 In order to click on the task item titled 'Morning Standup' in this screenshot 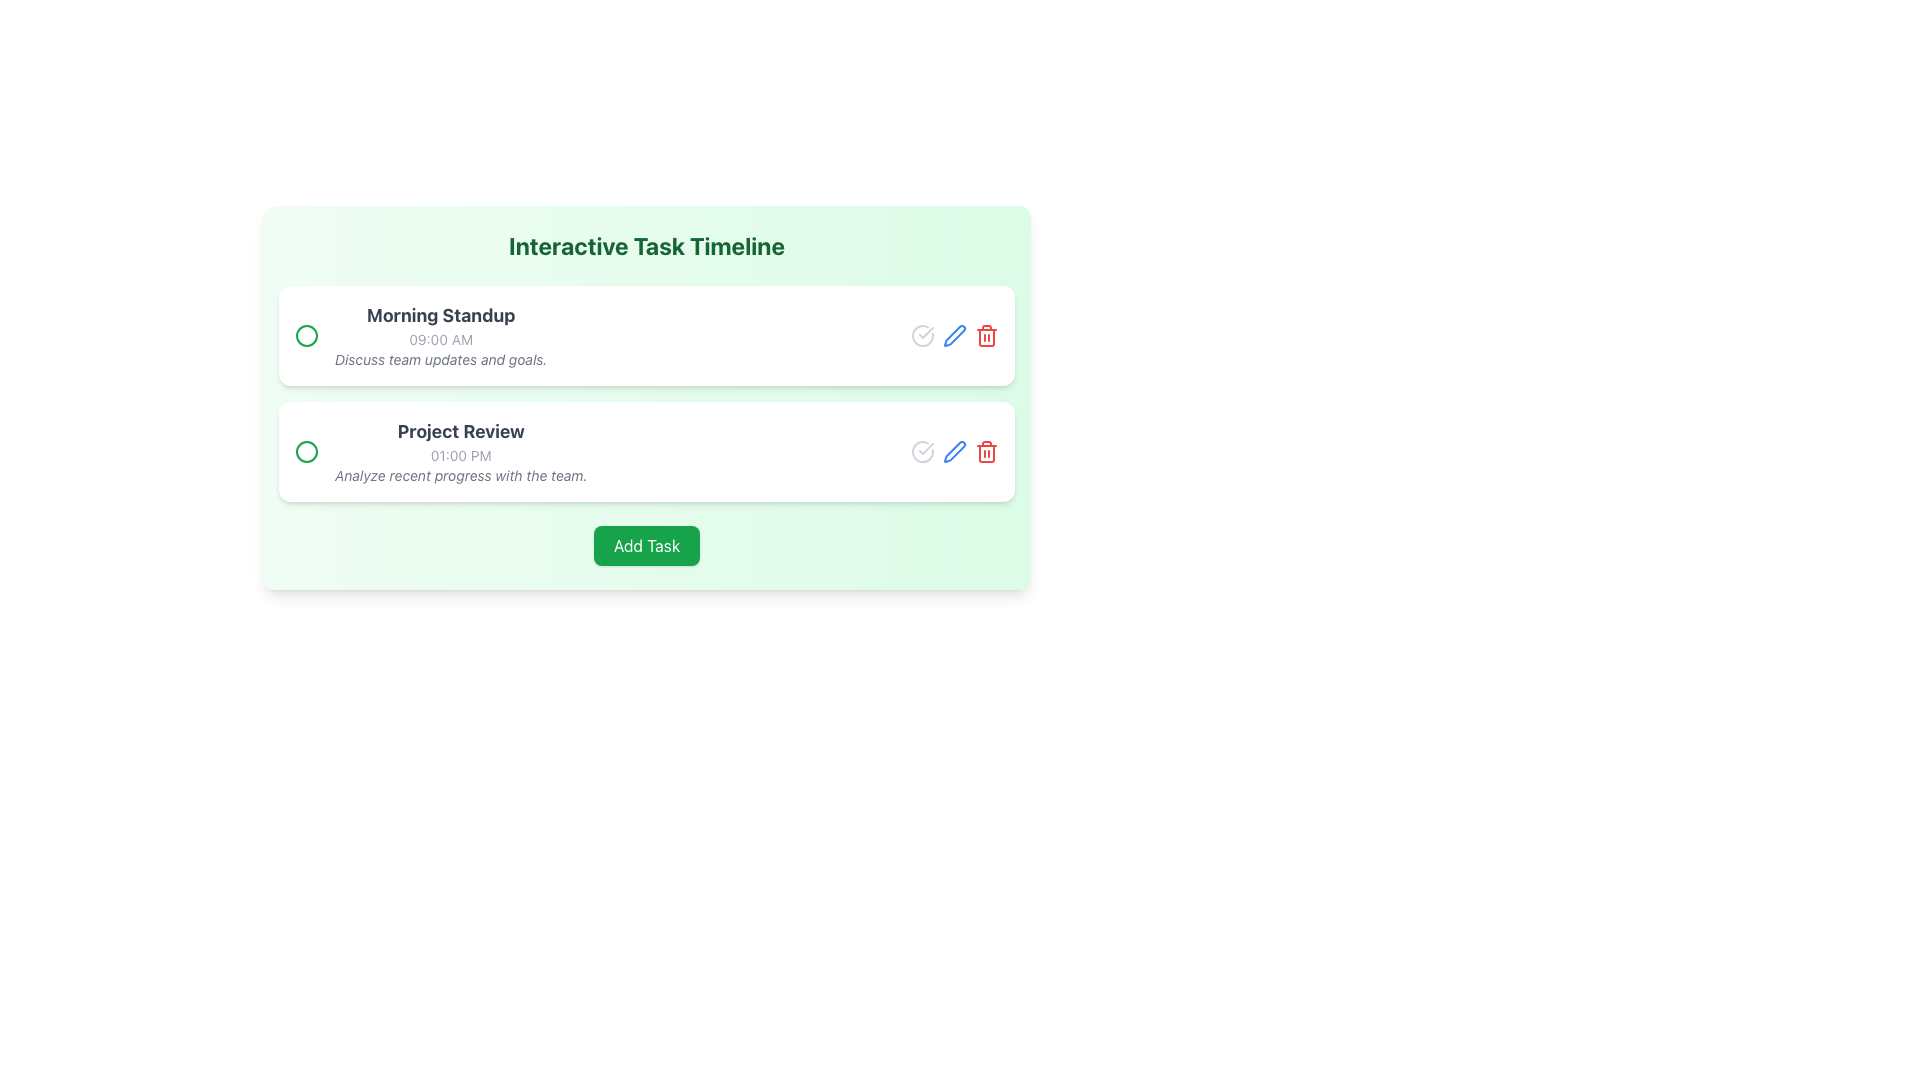, I will do `click(420, 334)`.